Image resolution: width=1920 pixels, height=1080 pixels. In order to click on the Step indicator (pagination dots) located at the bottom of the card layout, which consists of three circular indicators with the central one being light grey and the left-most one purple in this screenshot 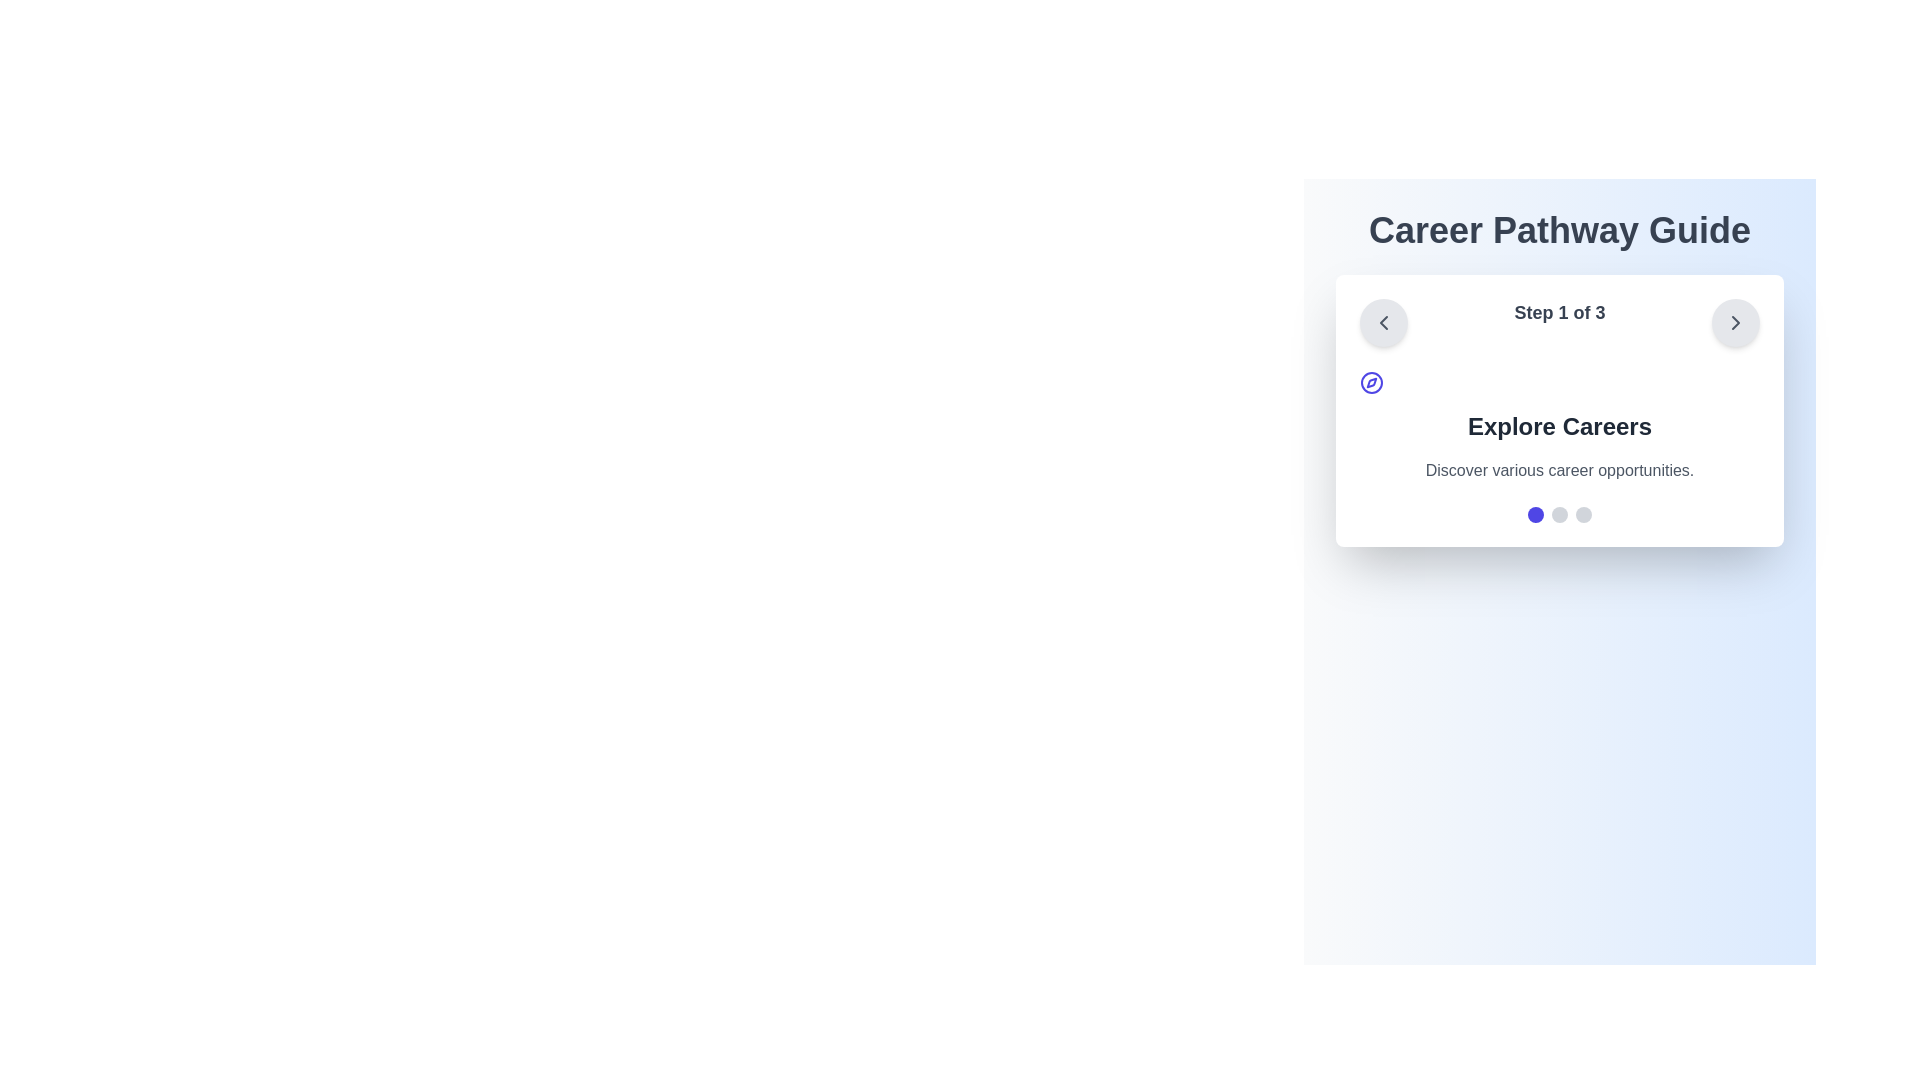, I will do `click(1559, 514)`.